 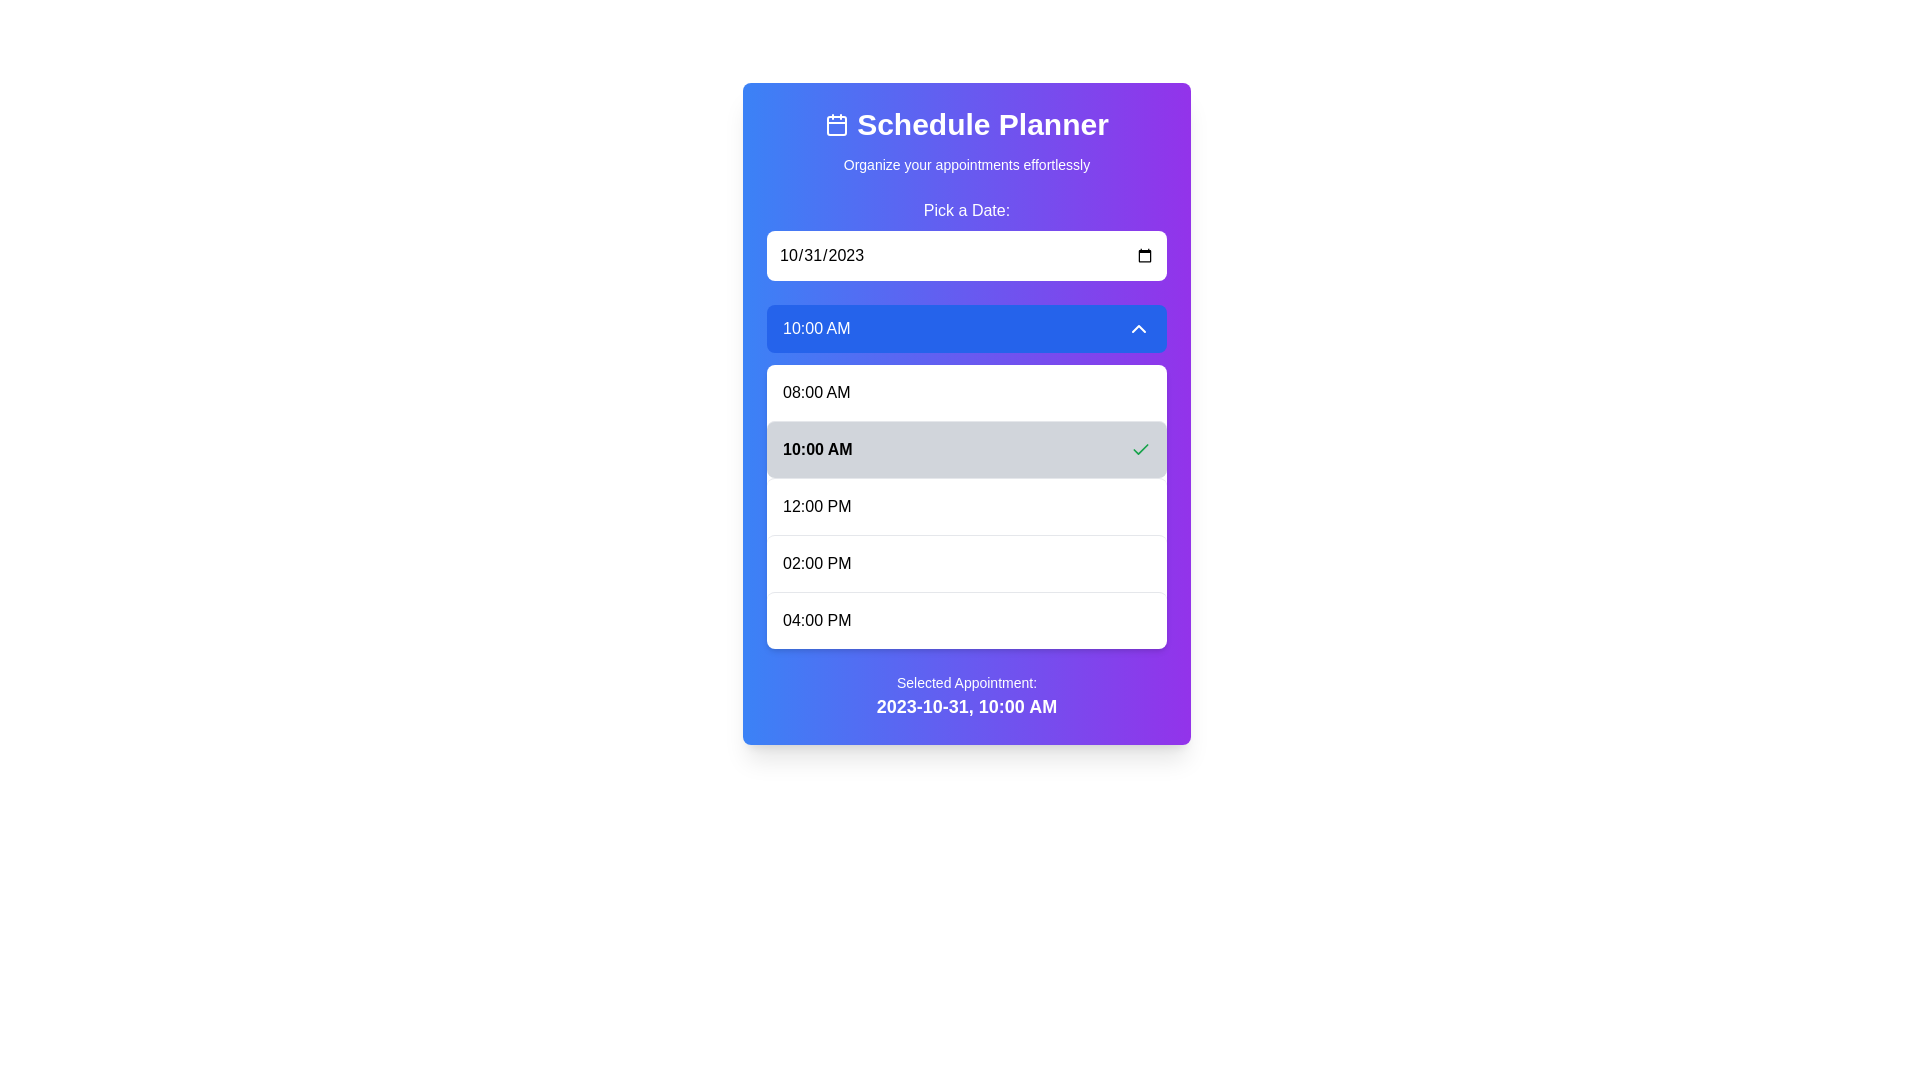 I want to click on the button displaying '02:00 PM', so click(x=966, y=563).